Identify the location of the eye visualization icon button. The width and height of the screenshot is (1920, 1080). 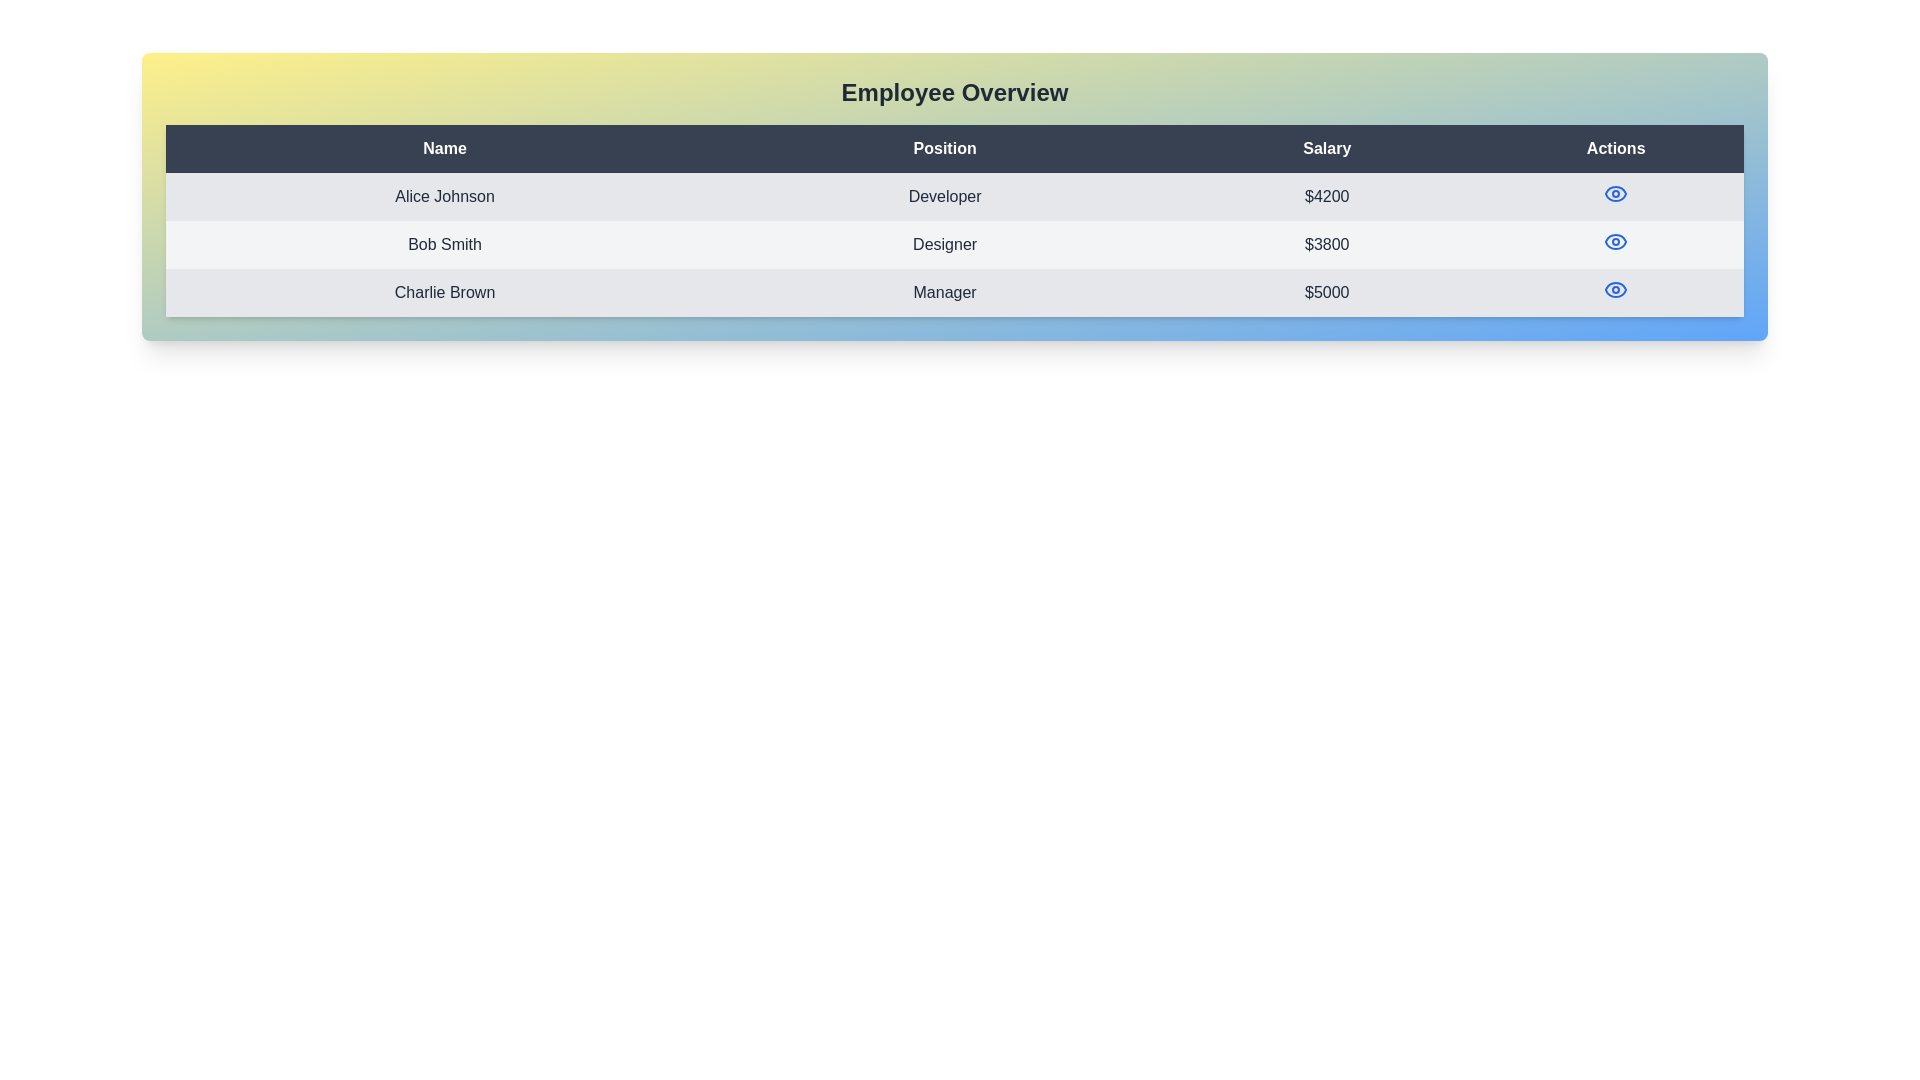
(1616, 193).